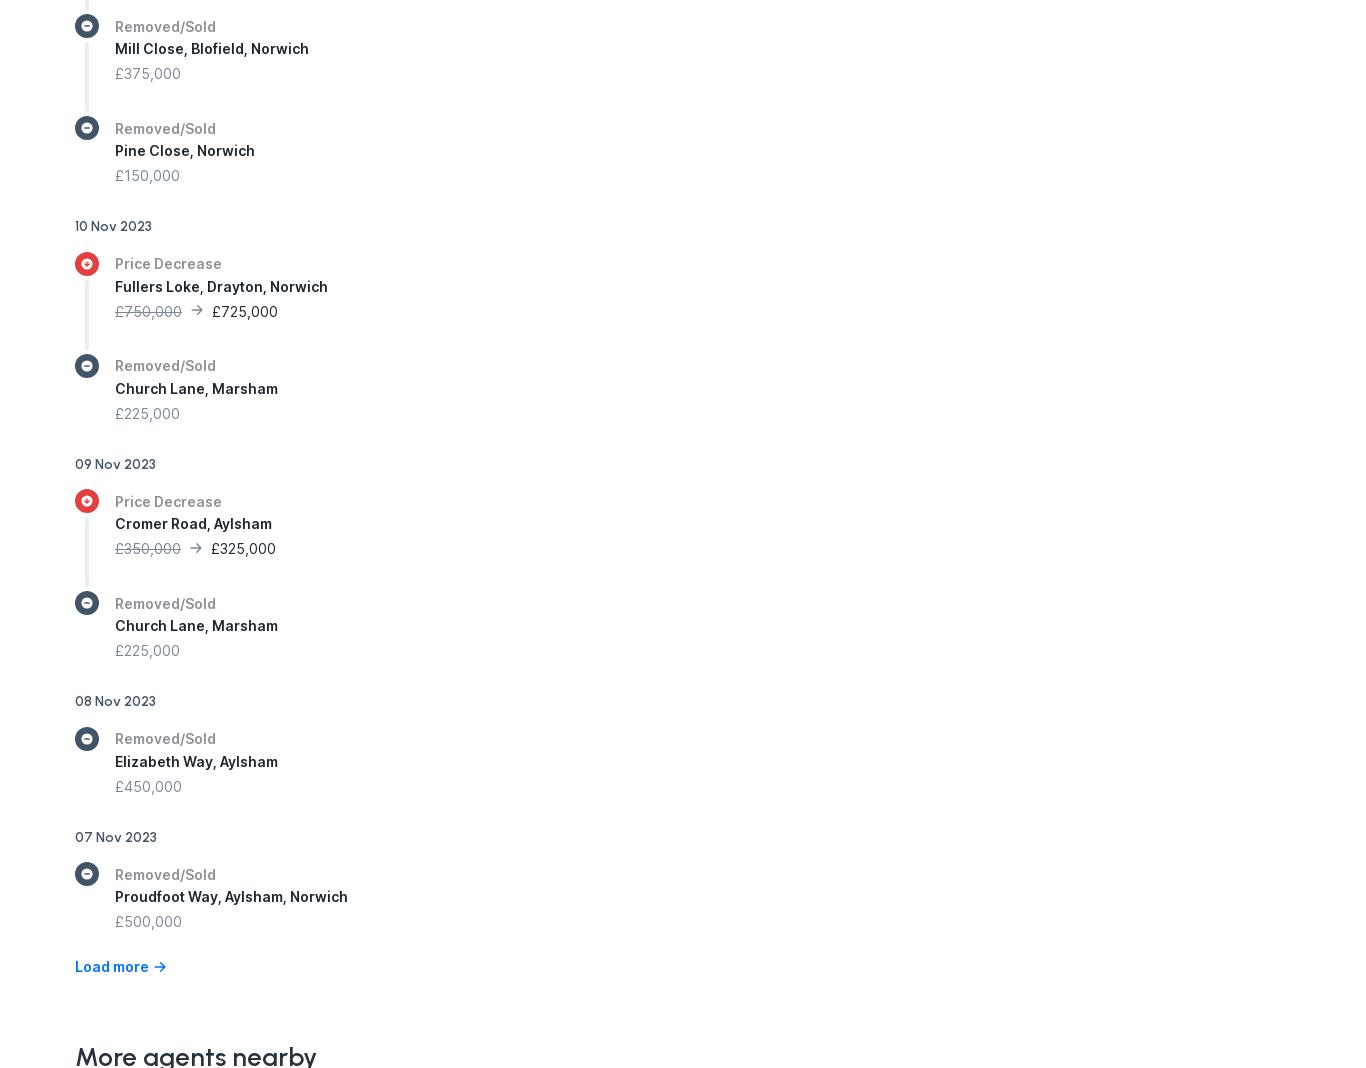 This screenshot has width=1366, height=1068. Describe the element at coordinates (248, 547) in the screenshot. I see `'325,000'` at that location.